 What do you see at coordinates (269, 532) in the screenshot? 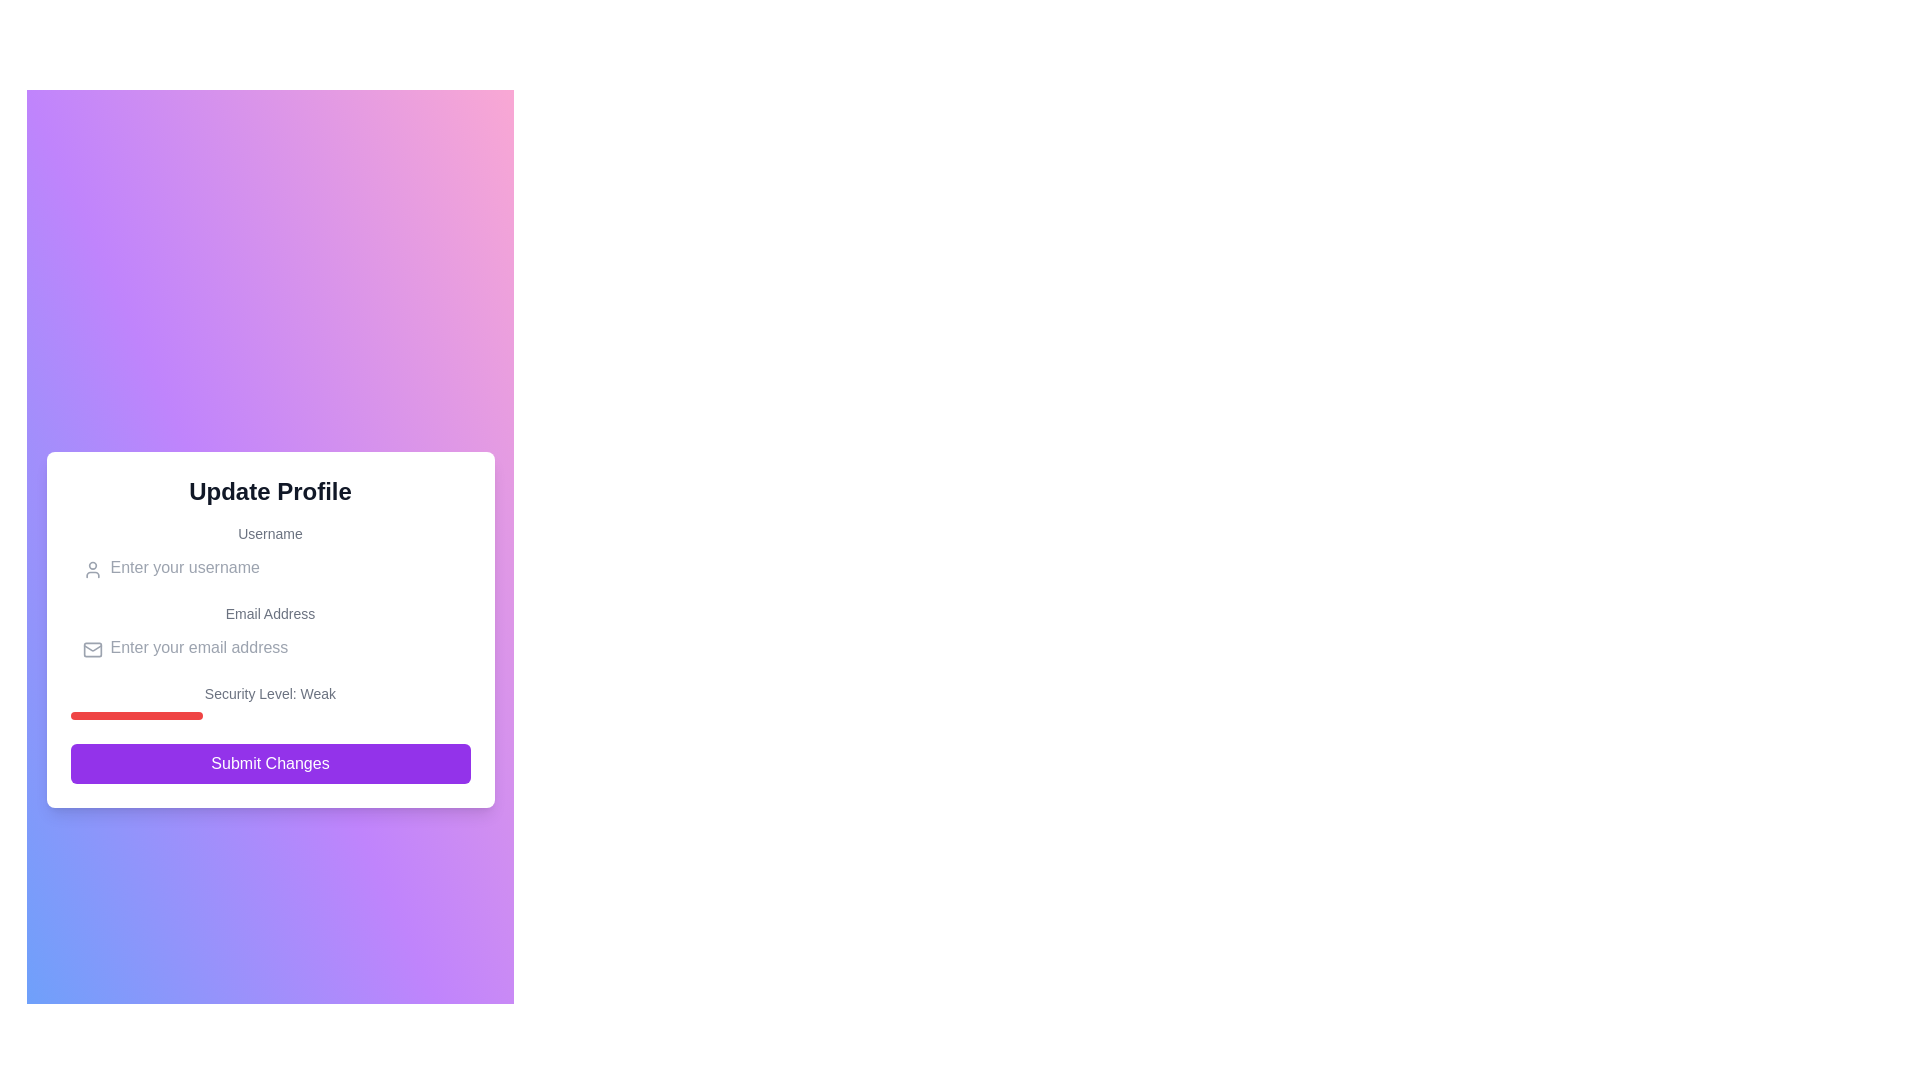
I see `the label that indicates the username input field, positioned above the input field and below the 'Update Profile' header` at bounding box center [269, 532].